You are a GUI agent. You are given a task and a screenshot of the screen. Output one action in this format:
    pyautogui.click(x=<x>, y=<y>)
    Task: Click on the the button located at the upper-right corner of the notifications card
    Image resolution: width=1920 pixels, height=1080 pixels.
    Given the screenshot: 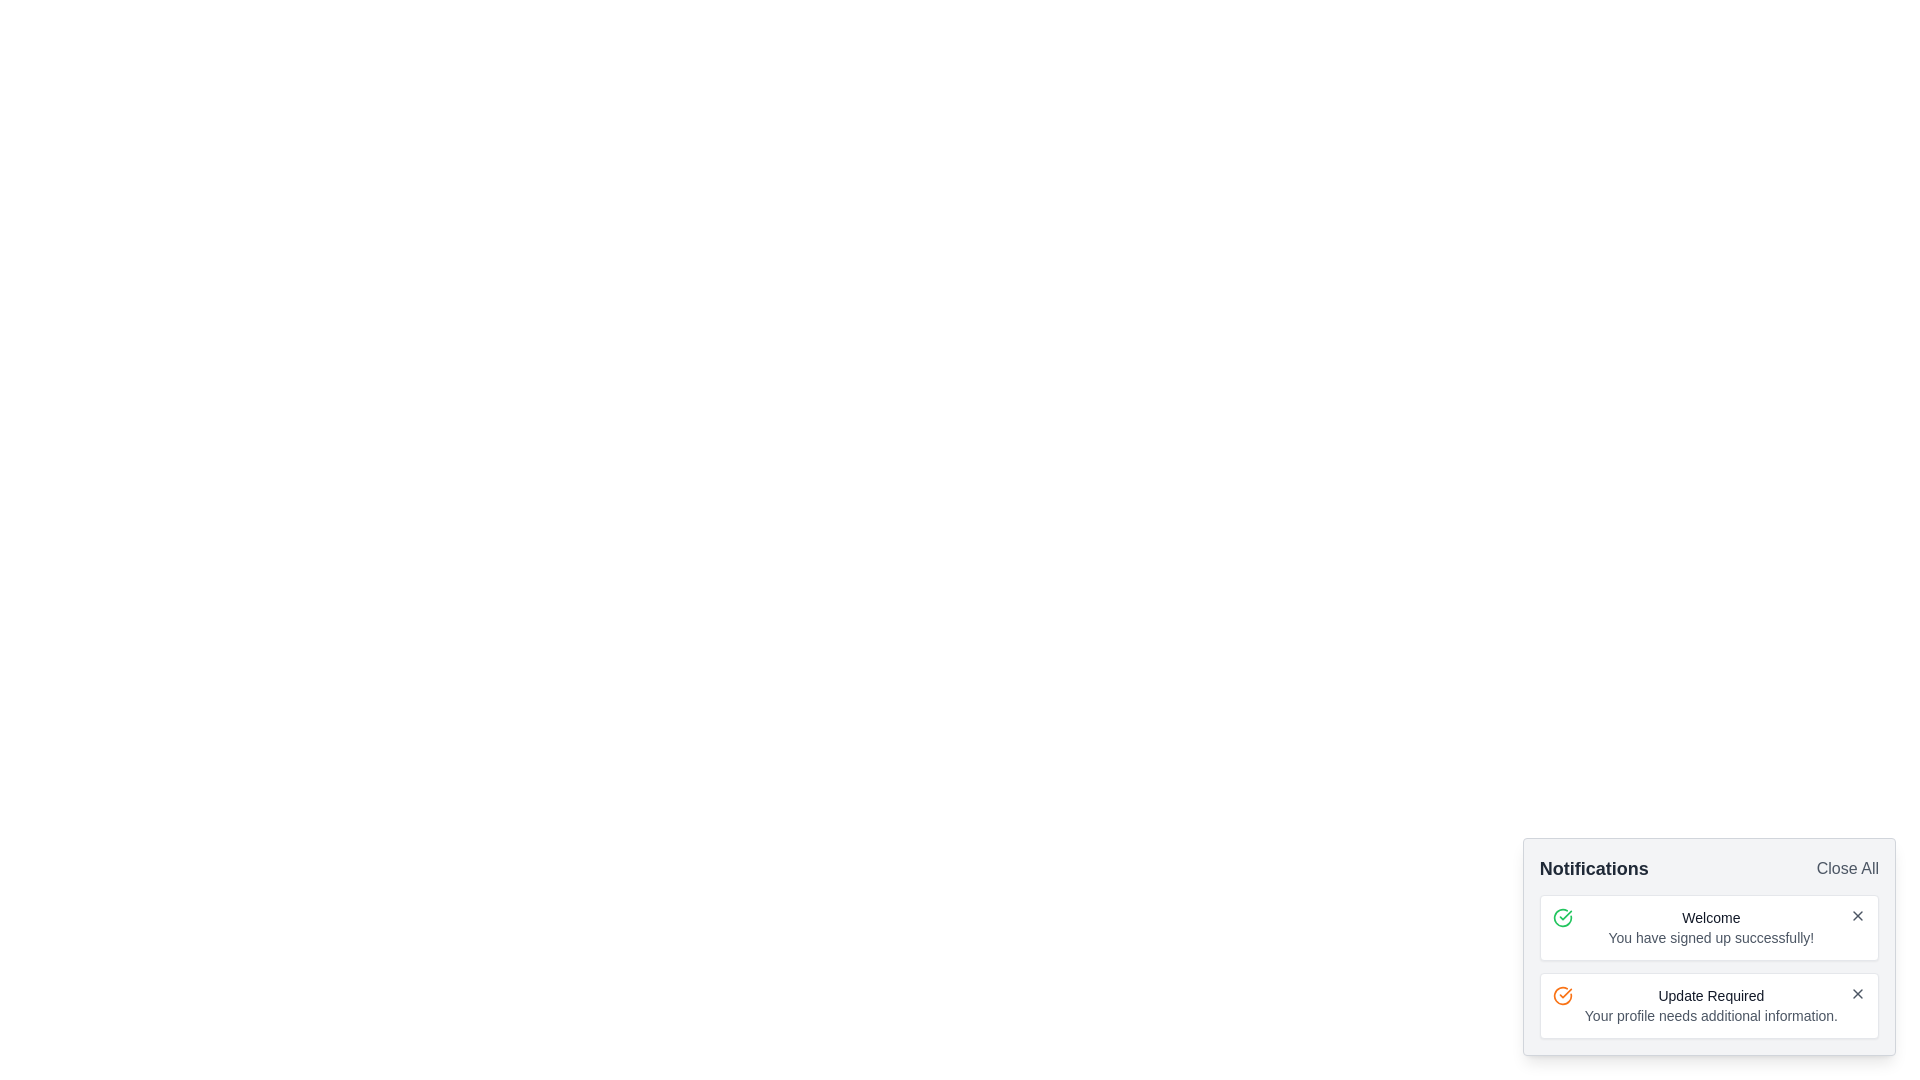 What is the action you would take?
    pyautogui.click(x=1846, y=867)
    